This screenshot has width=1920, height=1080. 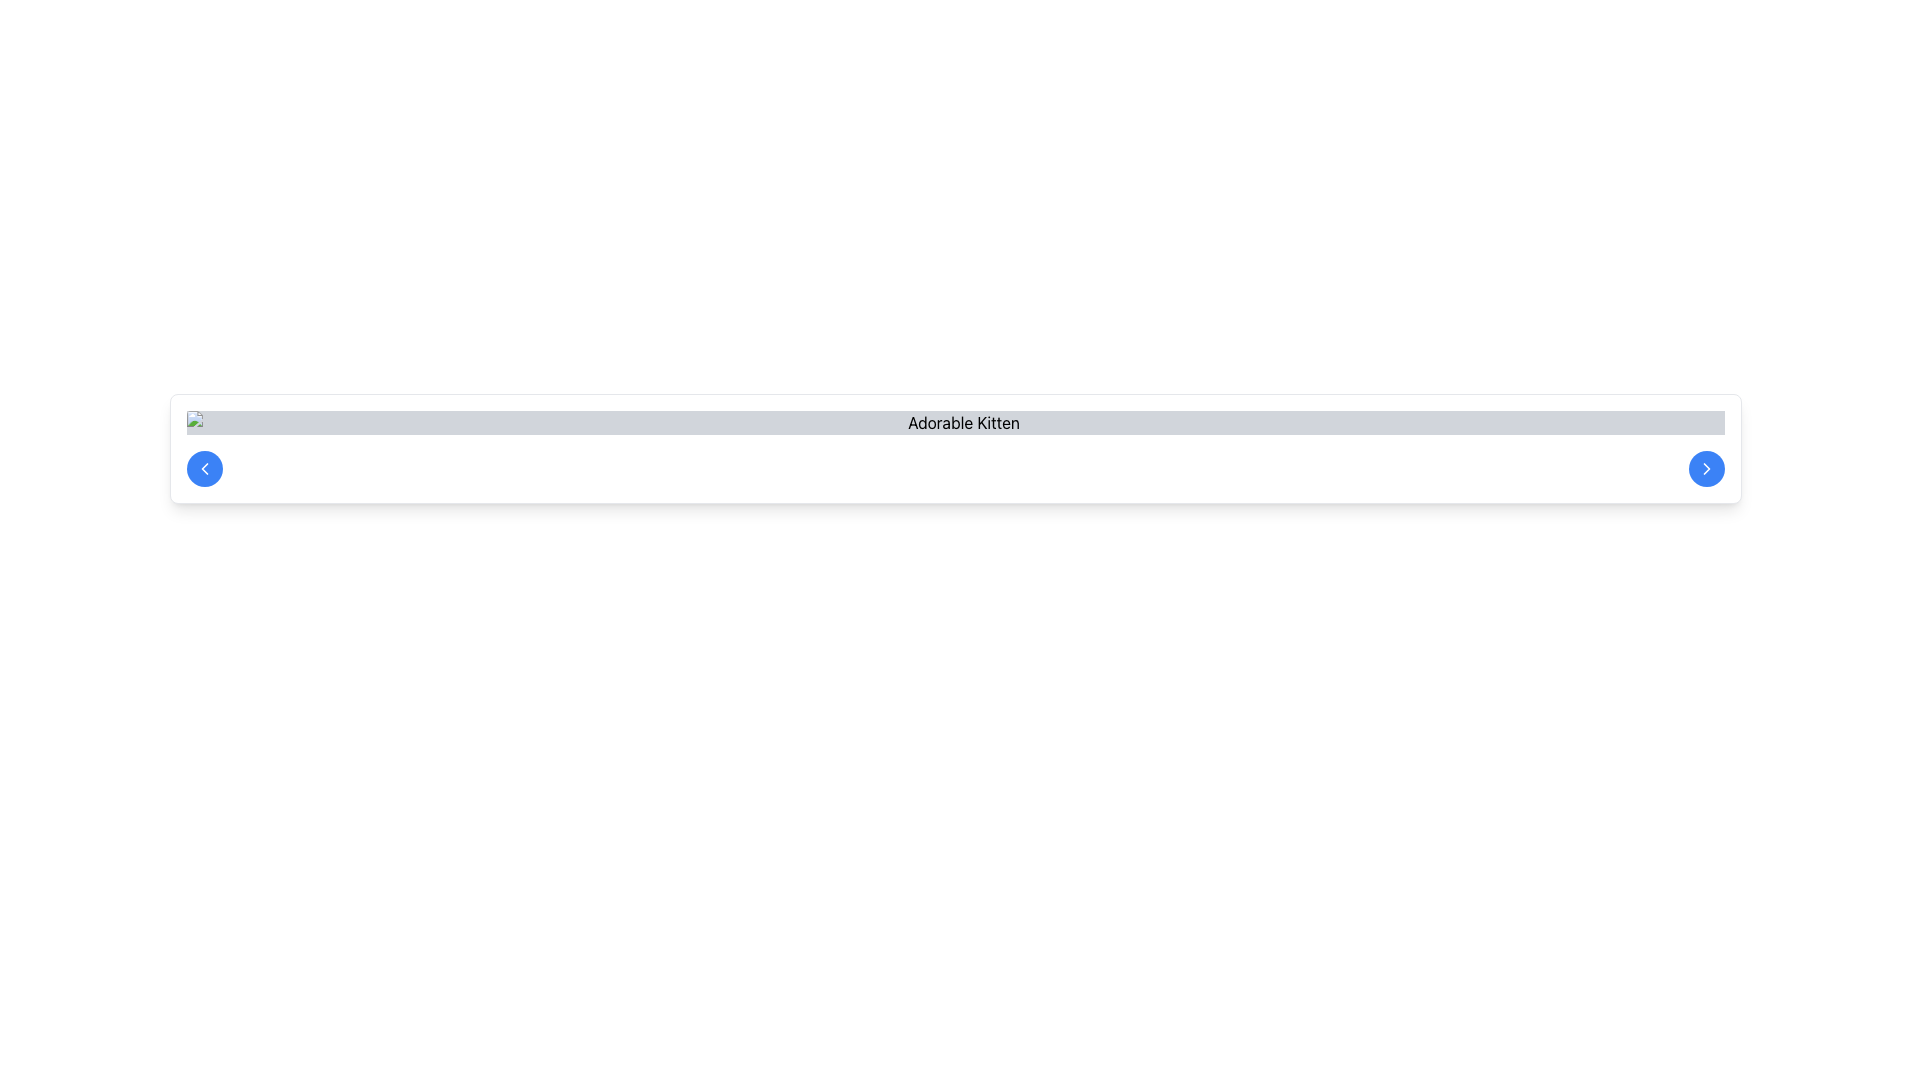 I want to click on the chevron icon located near the far-right end of the rectangular box containing the text 'Adorable Kitten', which indicates a navigational action, so click(x=1706, y=469).